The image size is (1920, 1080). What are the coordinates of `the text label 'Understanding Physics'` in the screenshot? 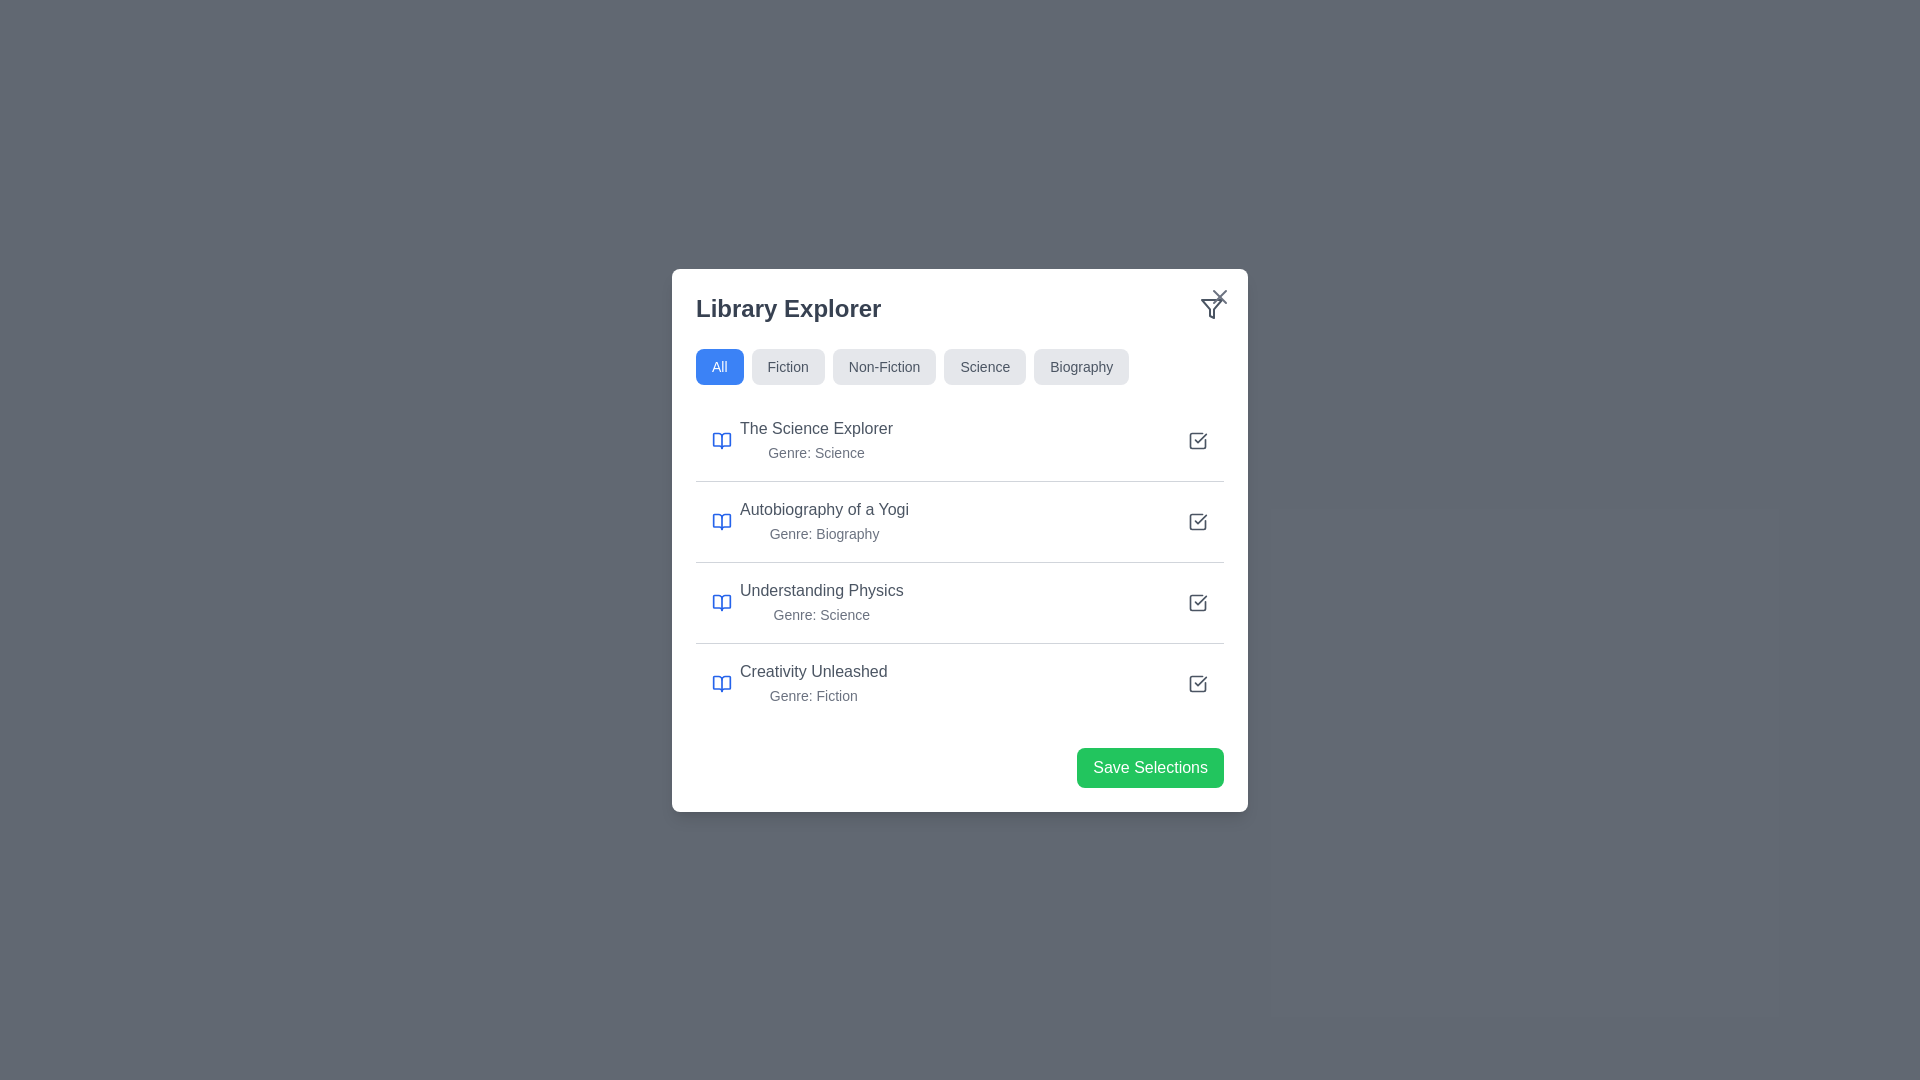 It's located at (807, 601).